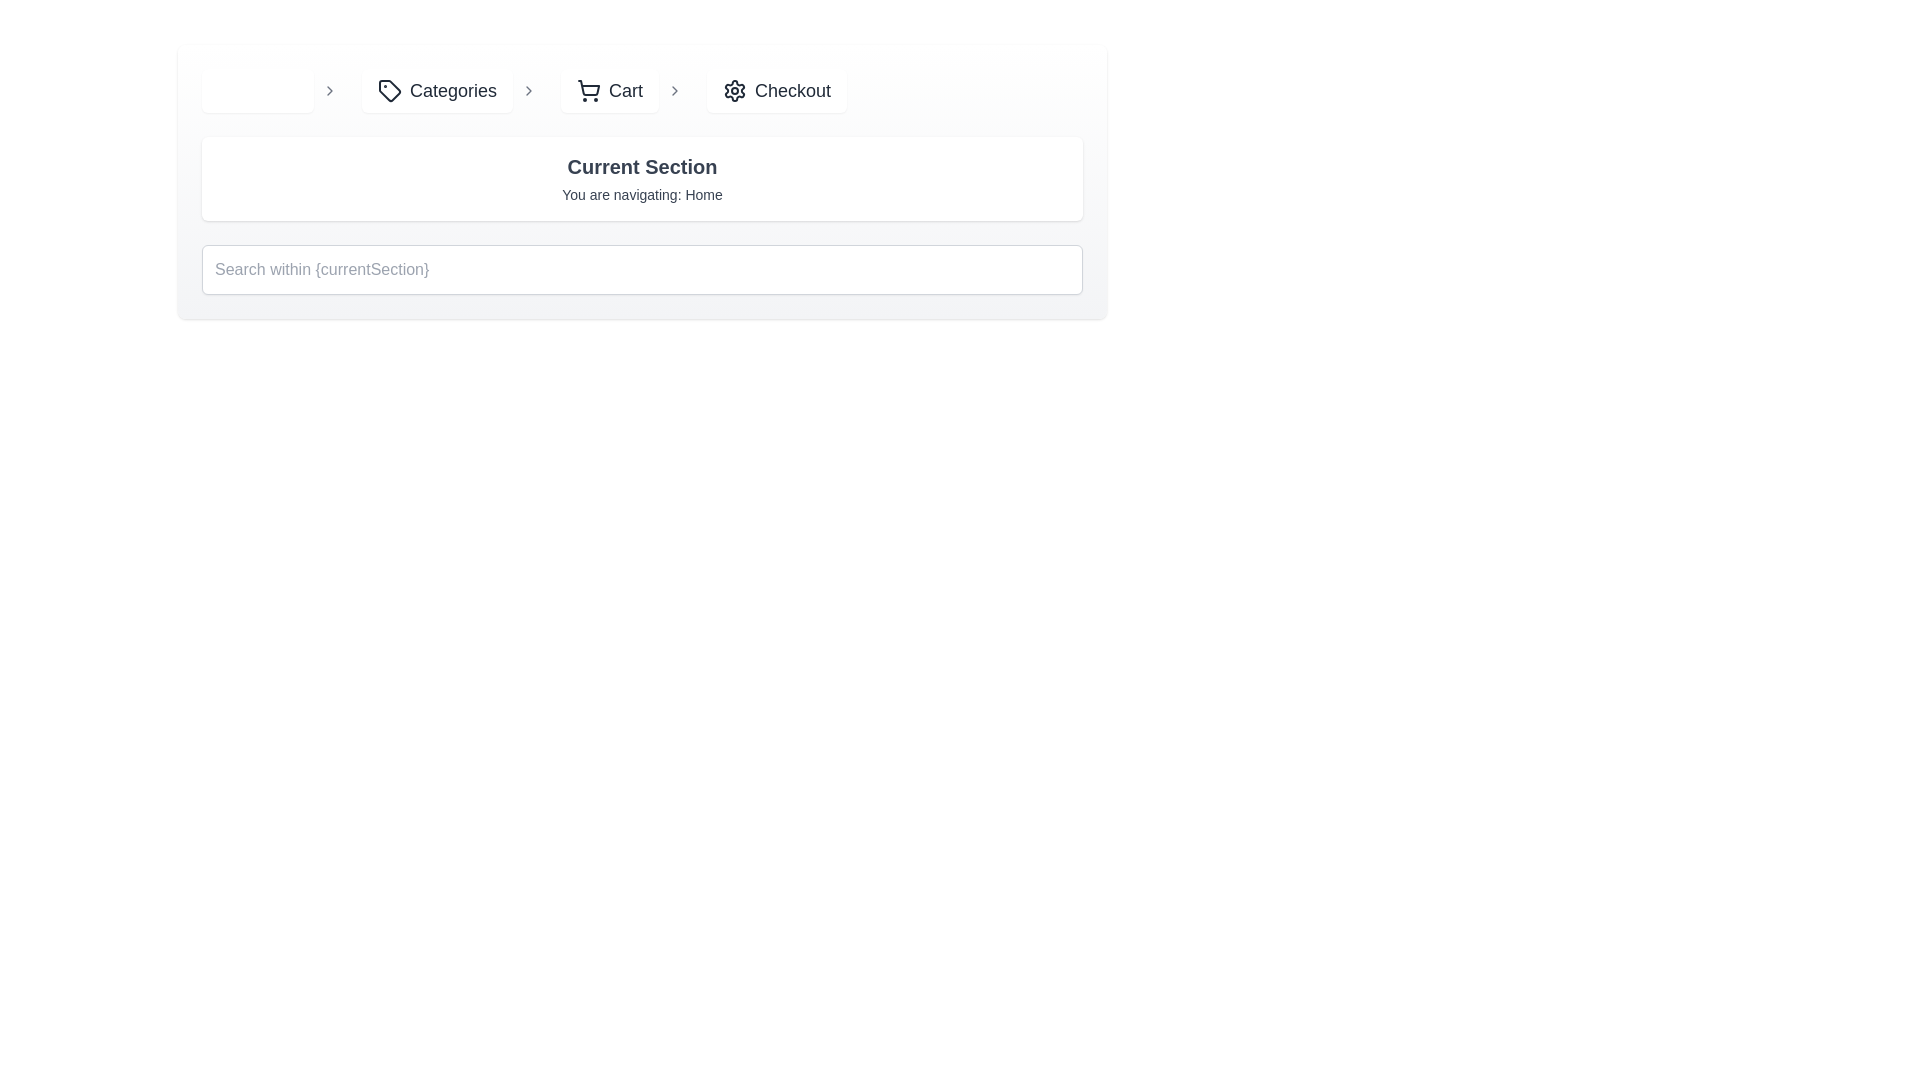 This screenshot has width=1920, height=1080. I want to click on the forward navigation icon located to the right of the 'Home' text in the breadcrumb navigation bar to understand its significance for navigation, so click(330, 91).